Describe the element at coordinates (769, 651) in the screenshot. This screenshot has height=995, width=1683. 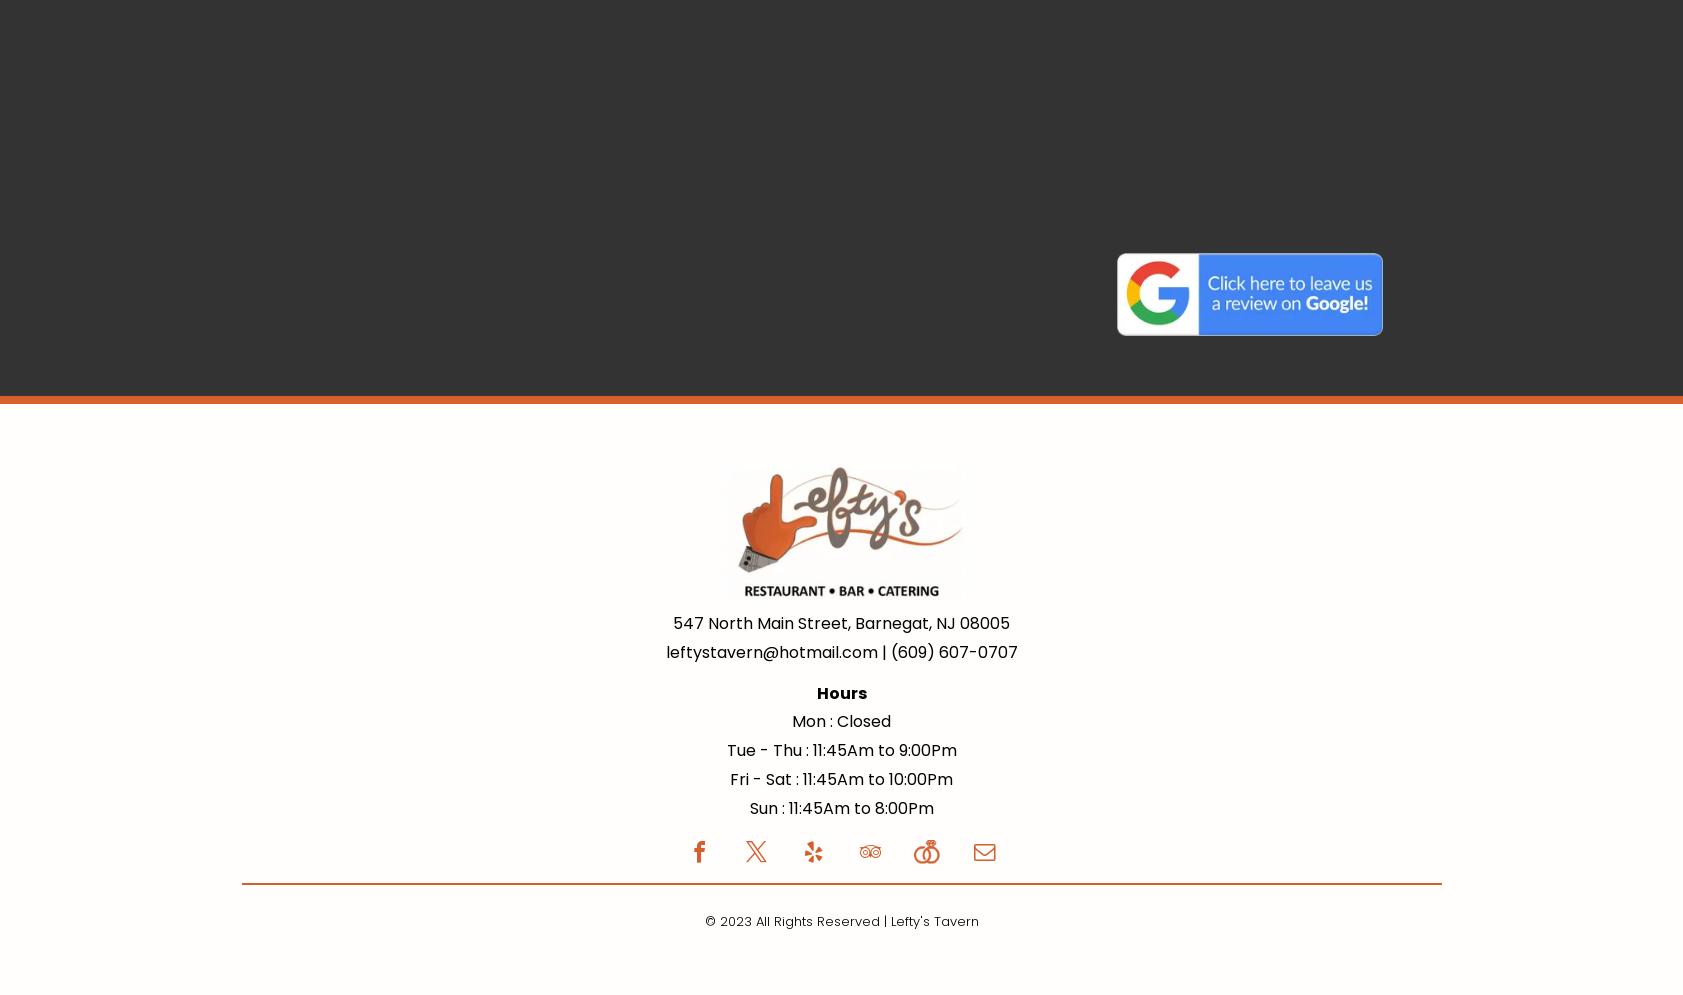
I see `'leftystavern@hotmail.com'` at that location.